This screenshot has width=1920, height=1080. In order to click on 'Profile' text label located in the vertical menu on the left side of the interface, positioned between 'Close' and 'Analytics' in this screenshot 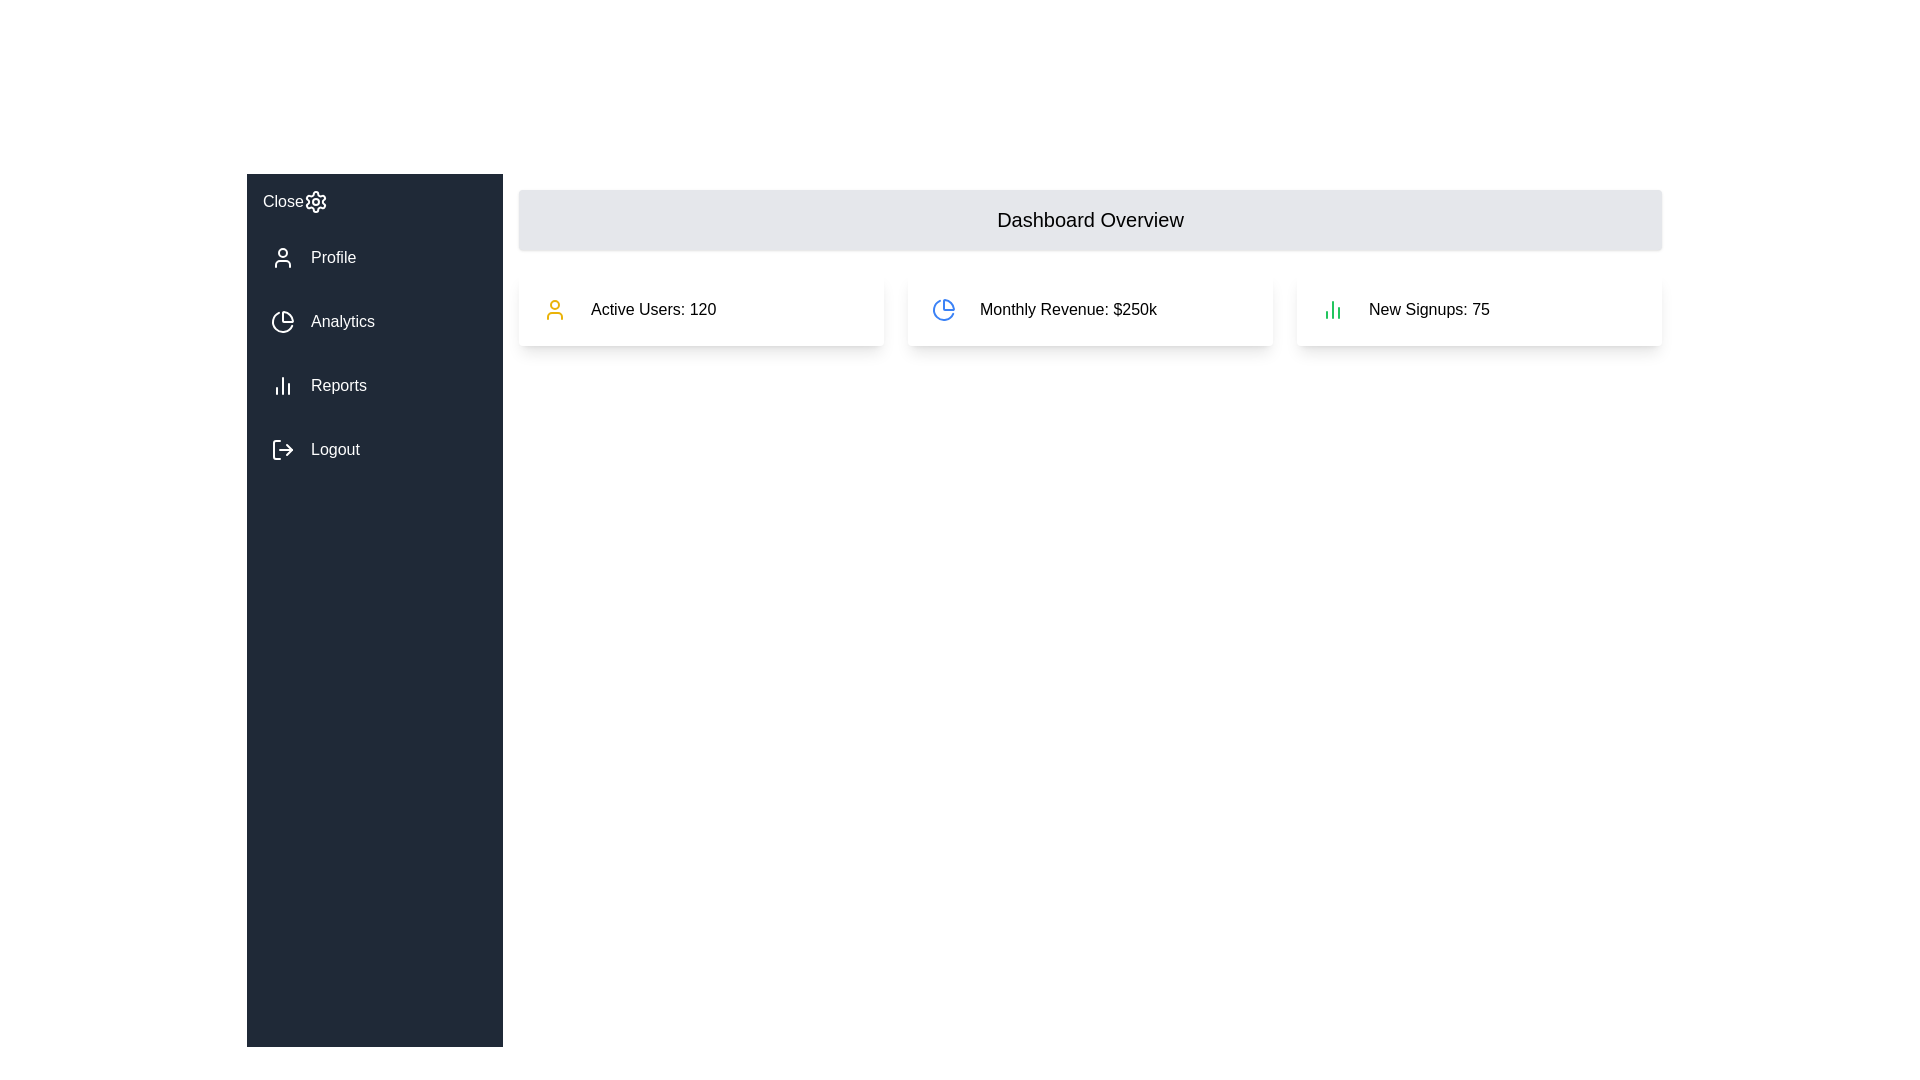, I will do `click(333, 257)`.